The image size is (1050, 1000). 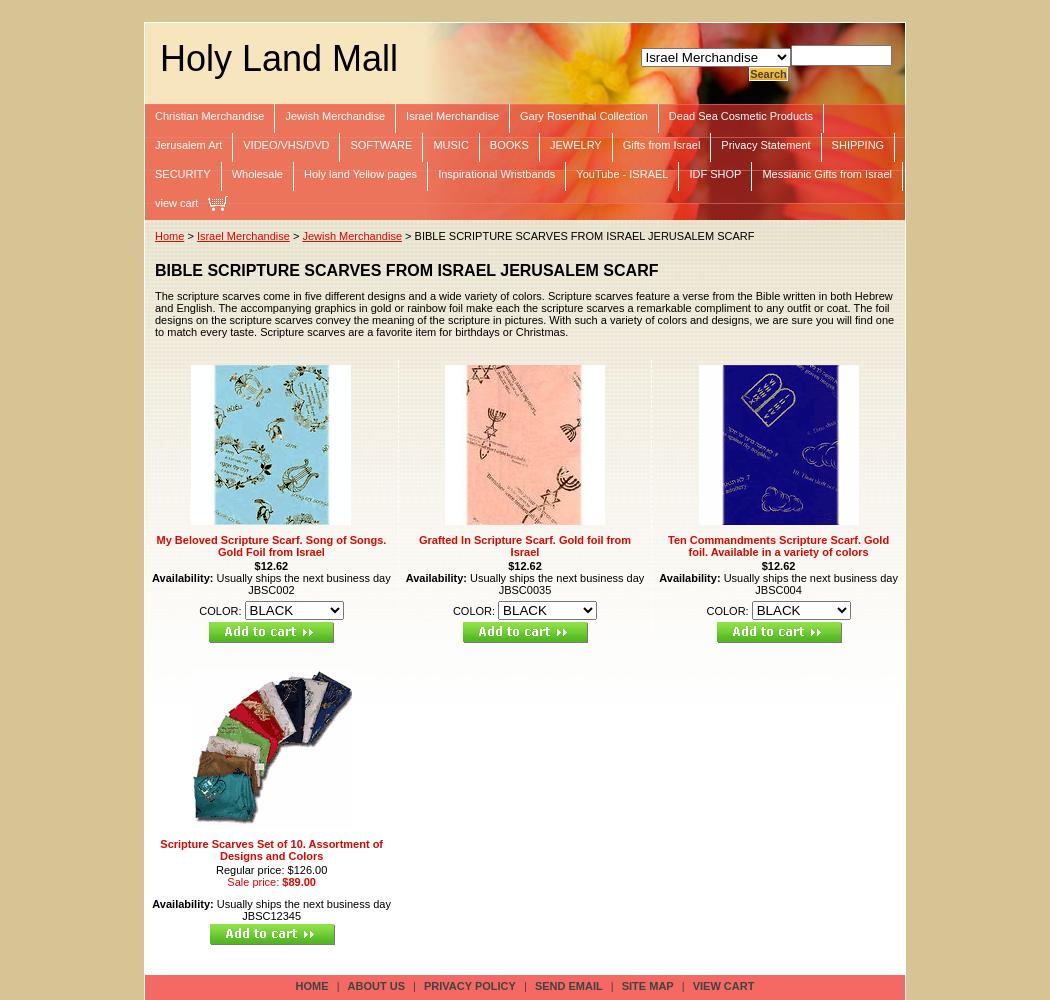 I want to click on 'Holy Land Mall', so click(x=277, y=58).